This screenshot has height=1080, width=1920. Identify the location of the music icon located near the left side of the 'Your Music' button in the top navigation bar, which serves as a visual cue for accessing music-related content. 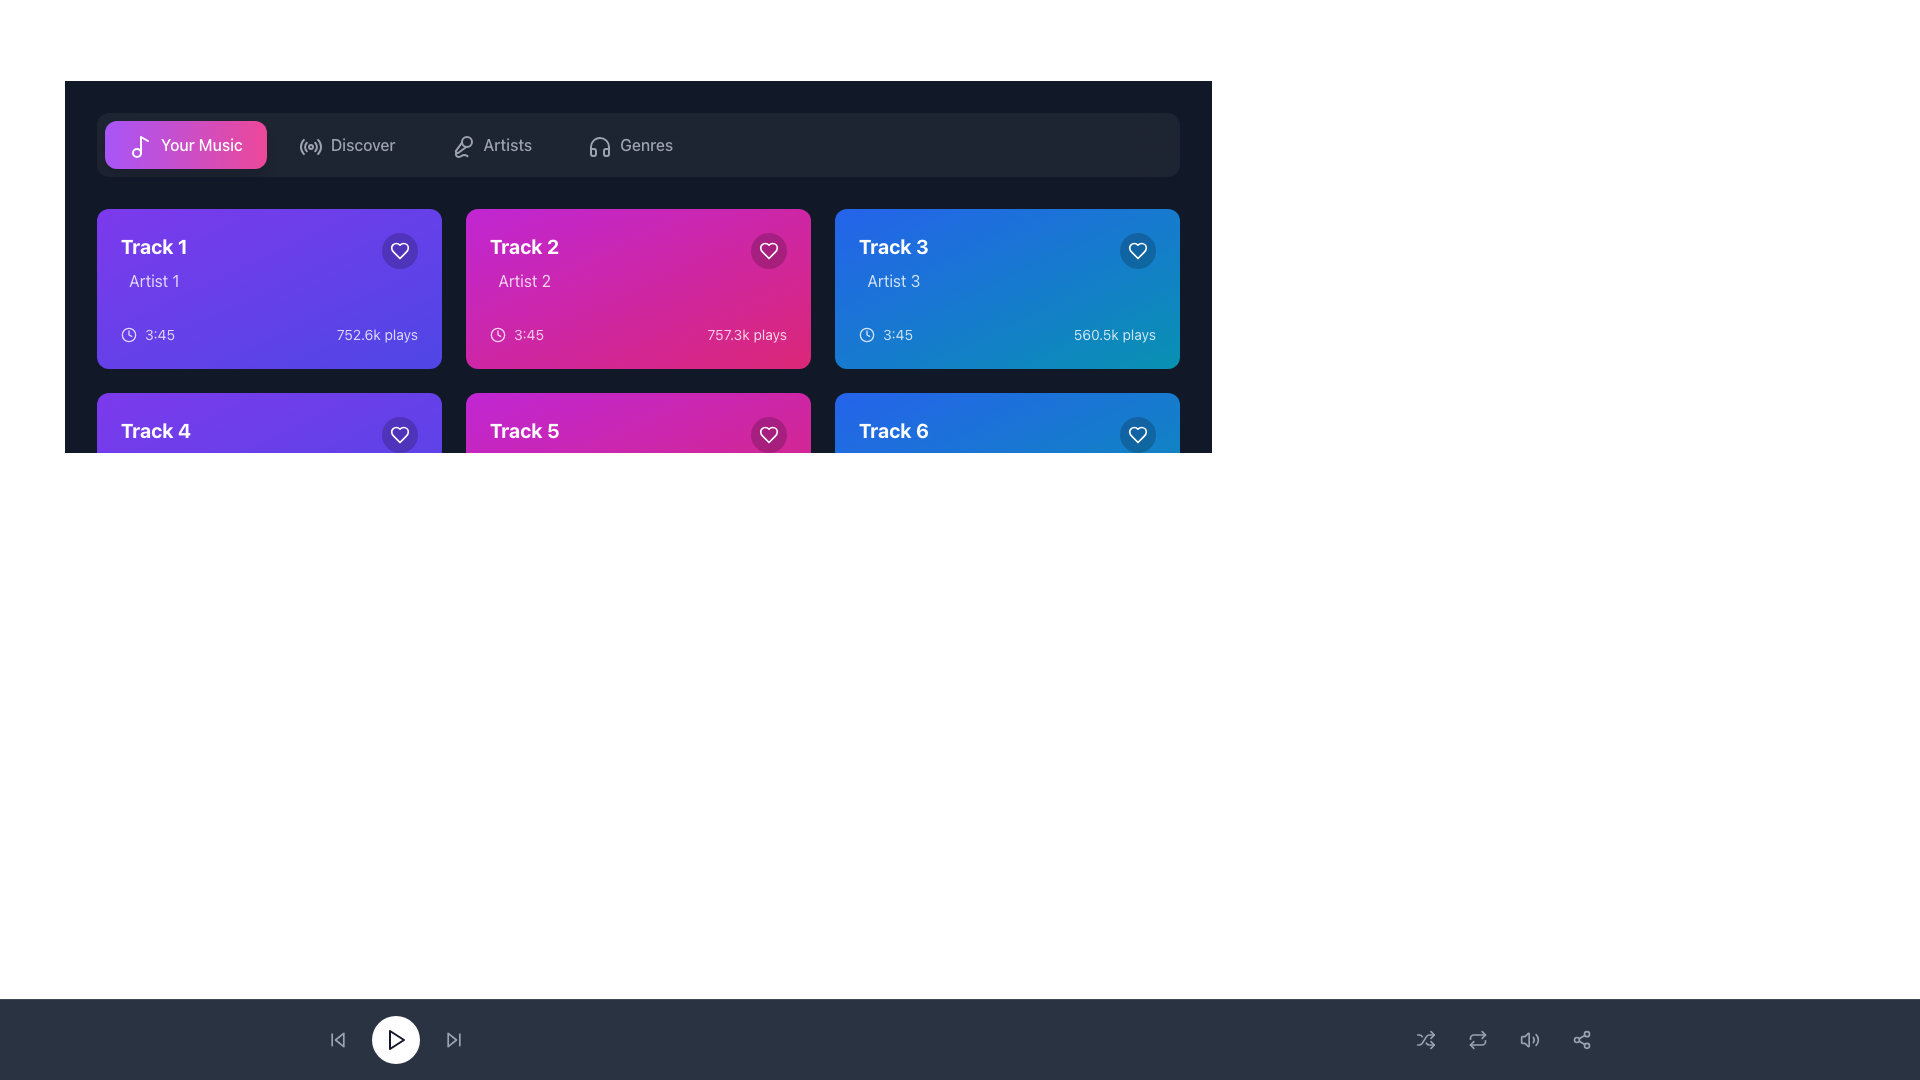
(138, 144).